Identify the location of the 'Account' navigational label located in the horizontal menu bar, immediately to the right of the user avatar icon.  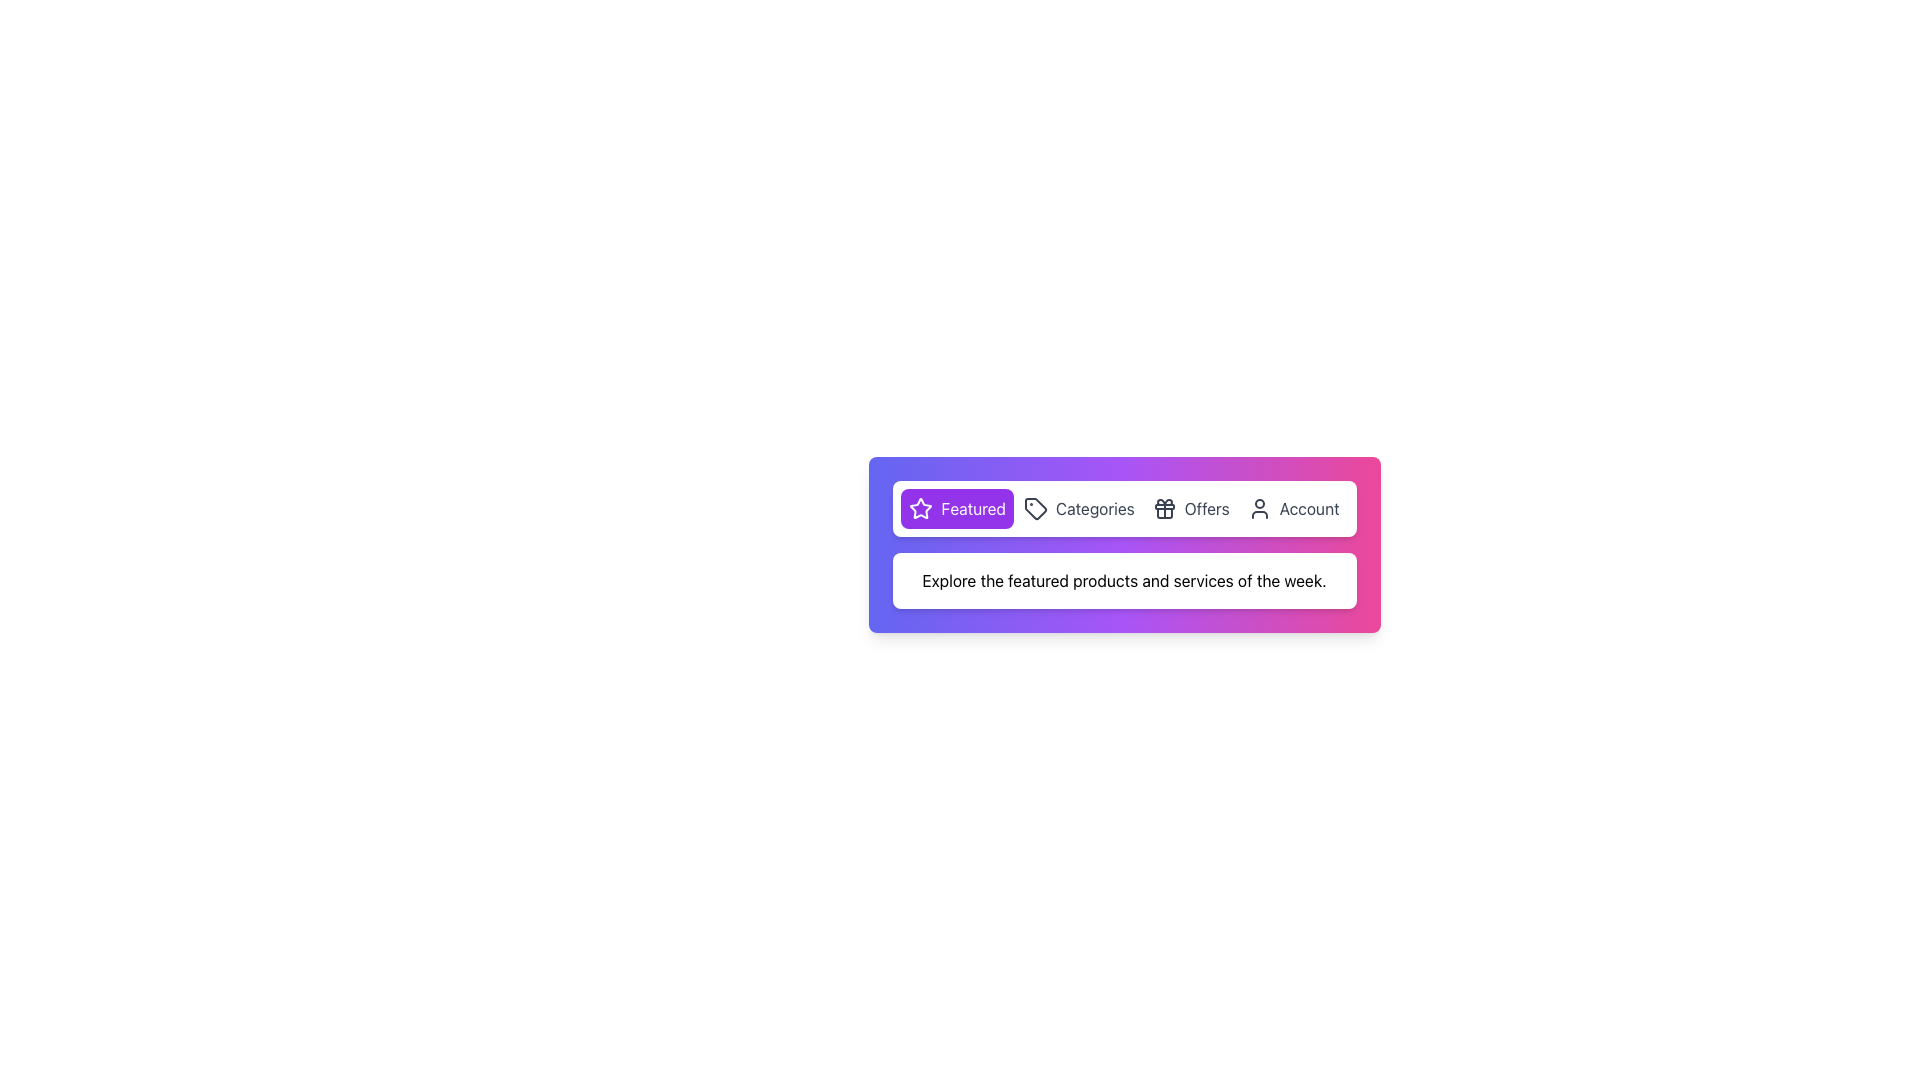
(1309, 508).